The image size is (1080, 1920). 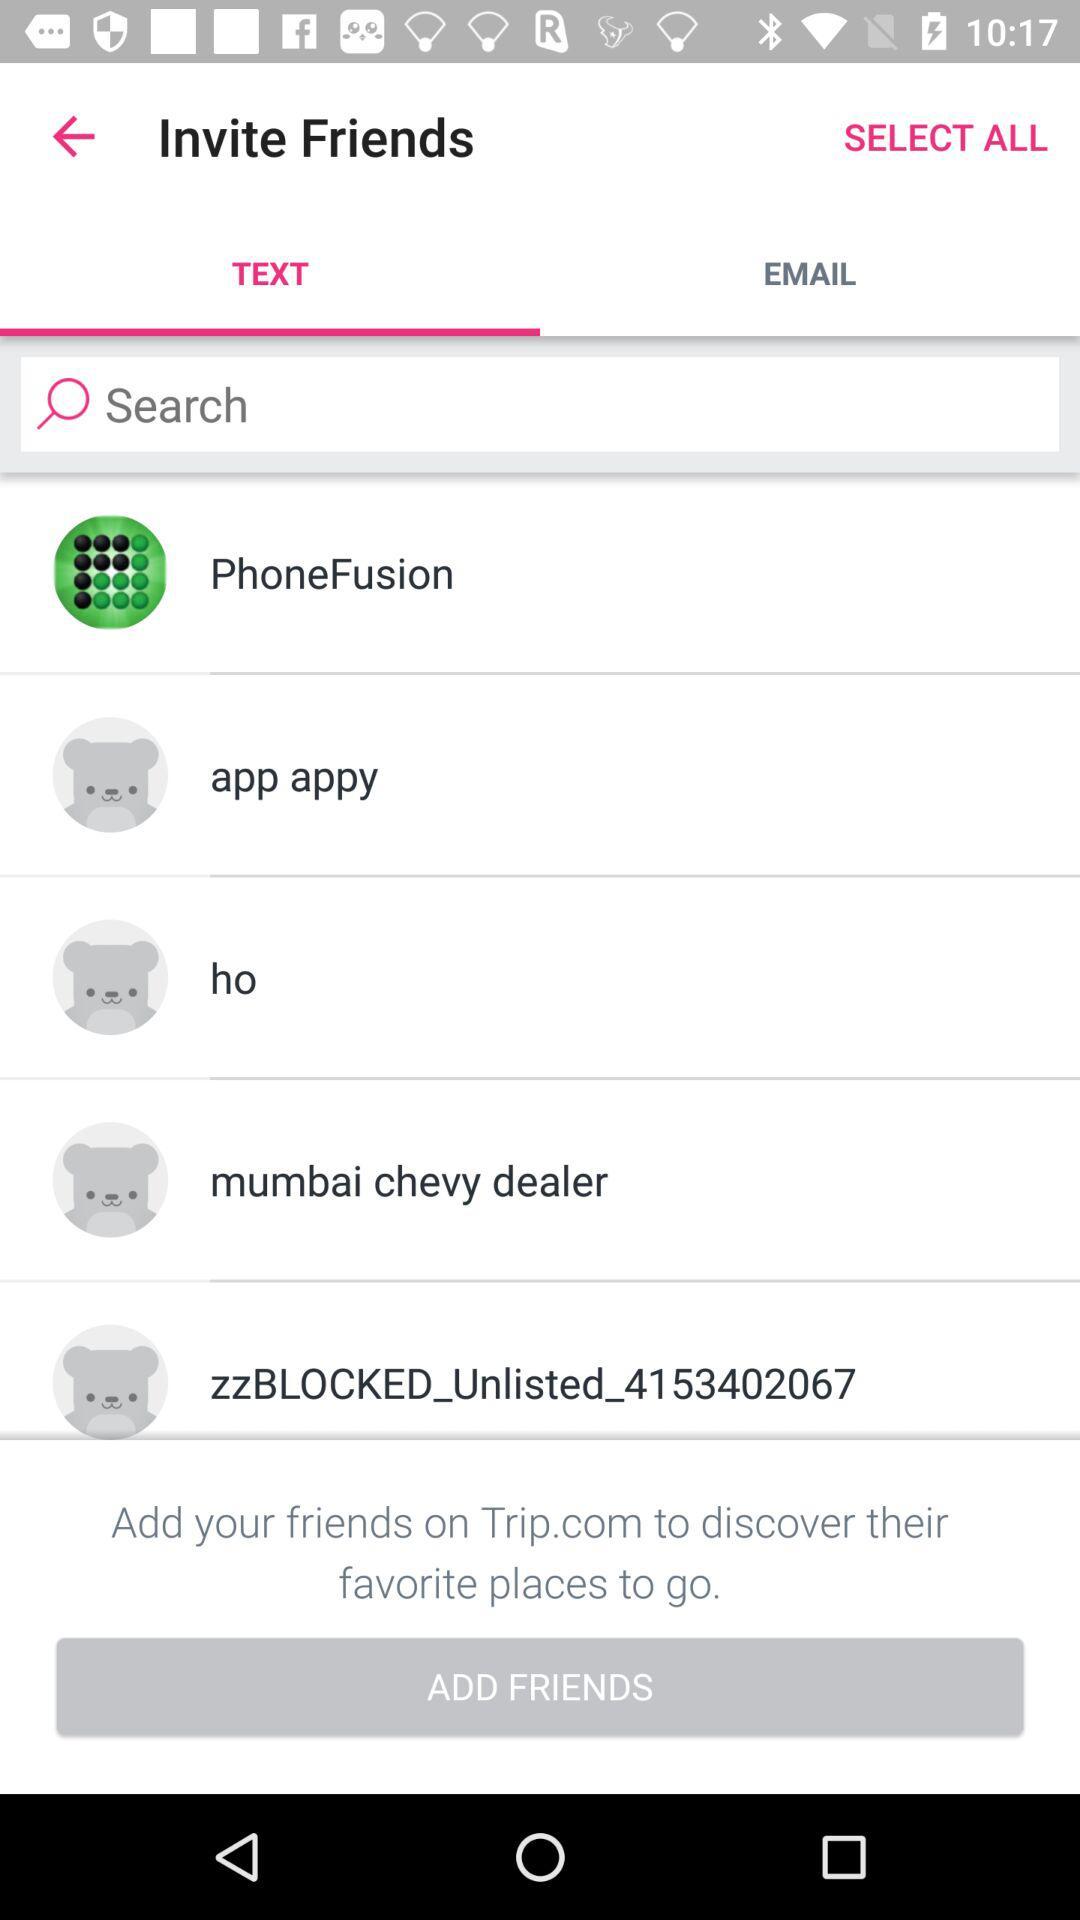 What do you see at coordinates (540, 403) in the screenshot?
I see `search terms` at bounding box center [540, 403].